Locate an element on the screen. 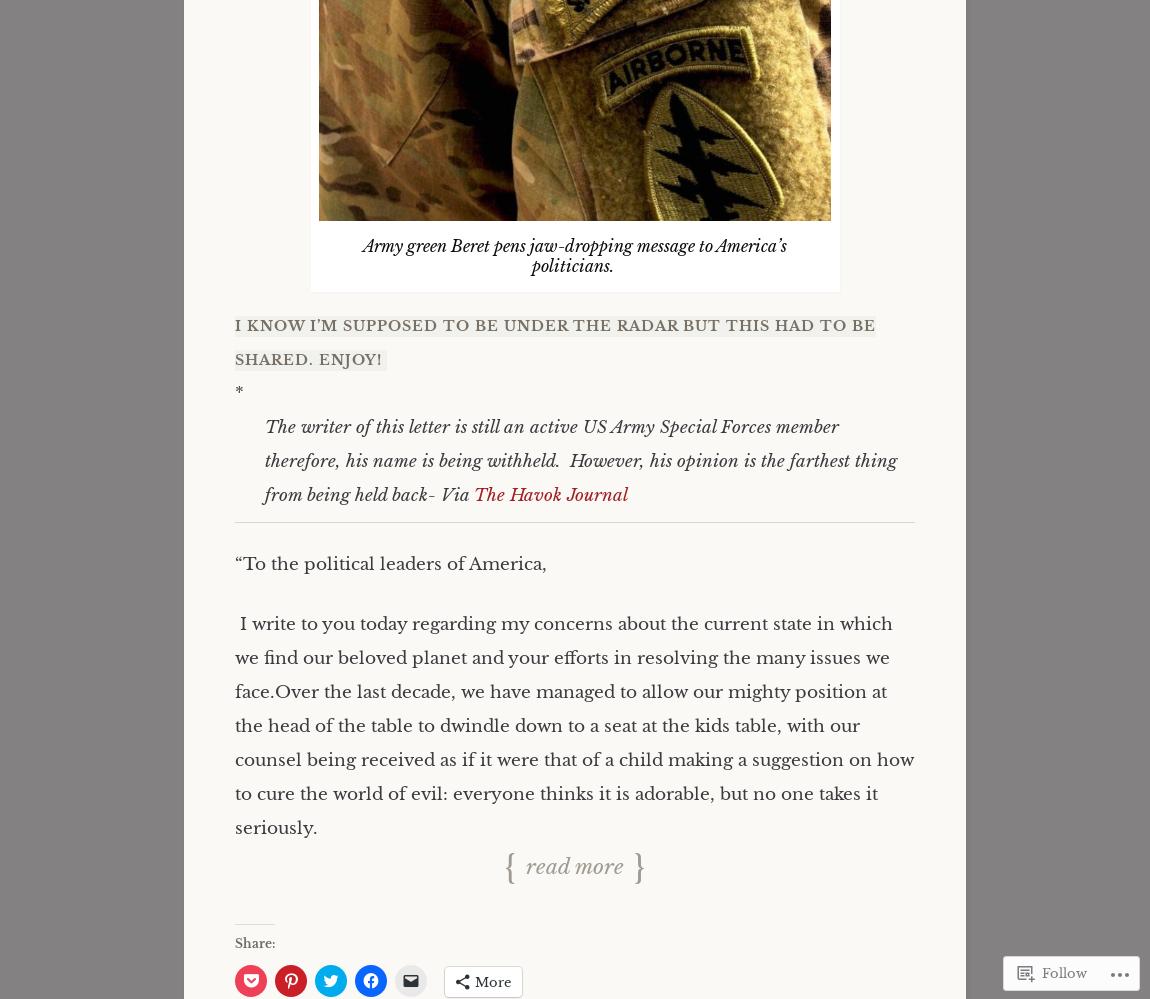 This screenshot has height=999, width=1150. 'I know I’m supposed to be under the radar but this had to be shared. Enjoy!' is located at coordinates (233, 343).